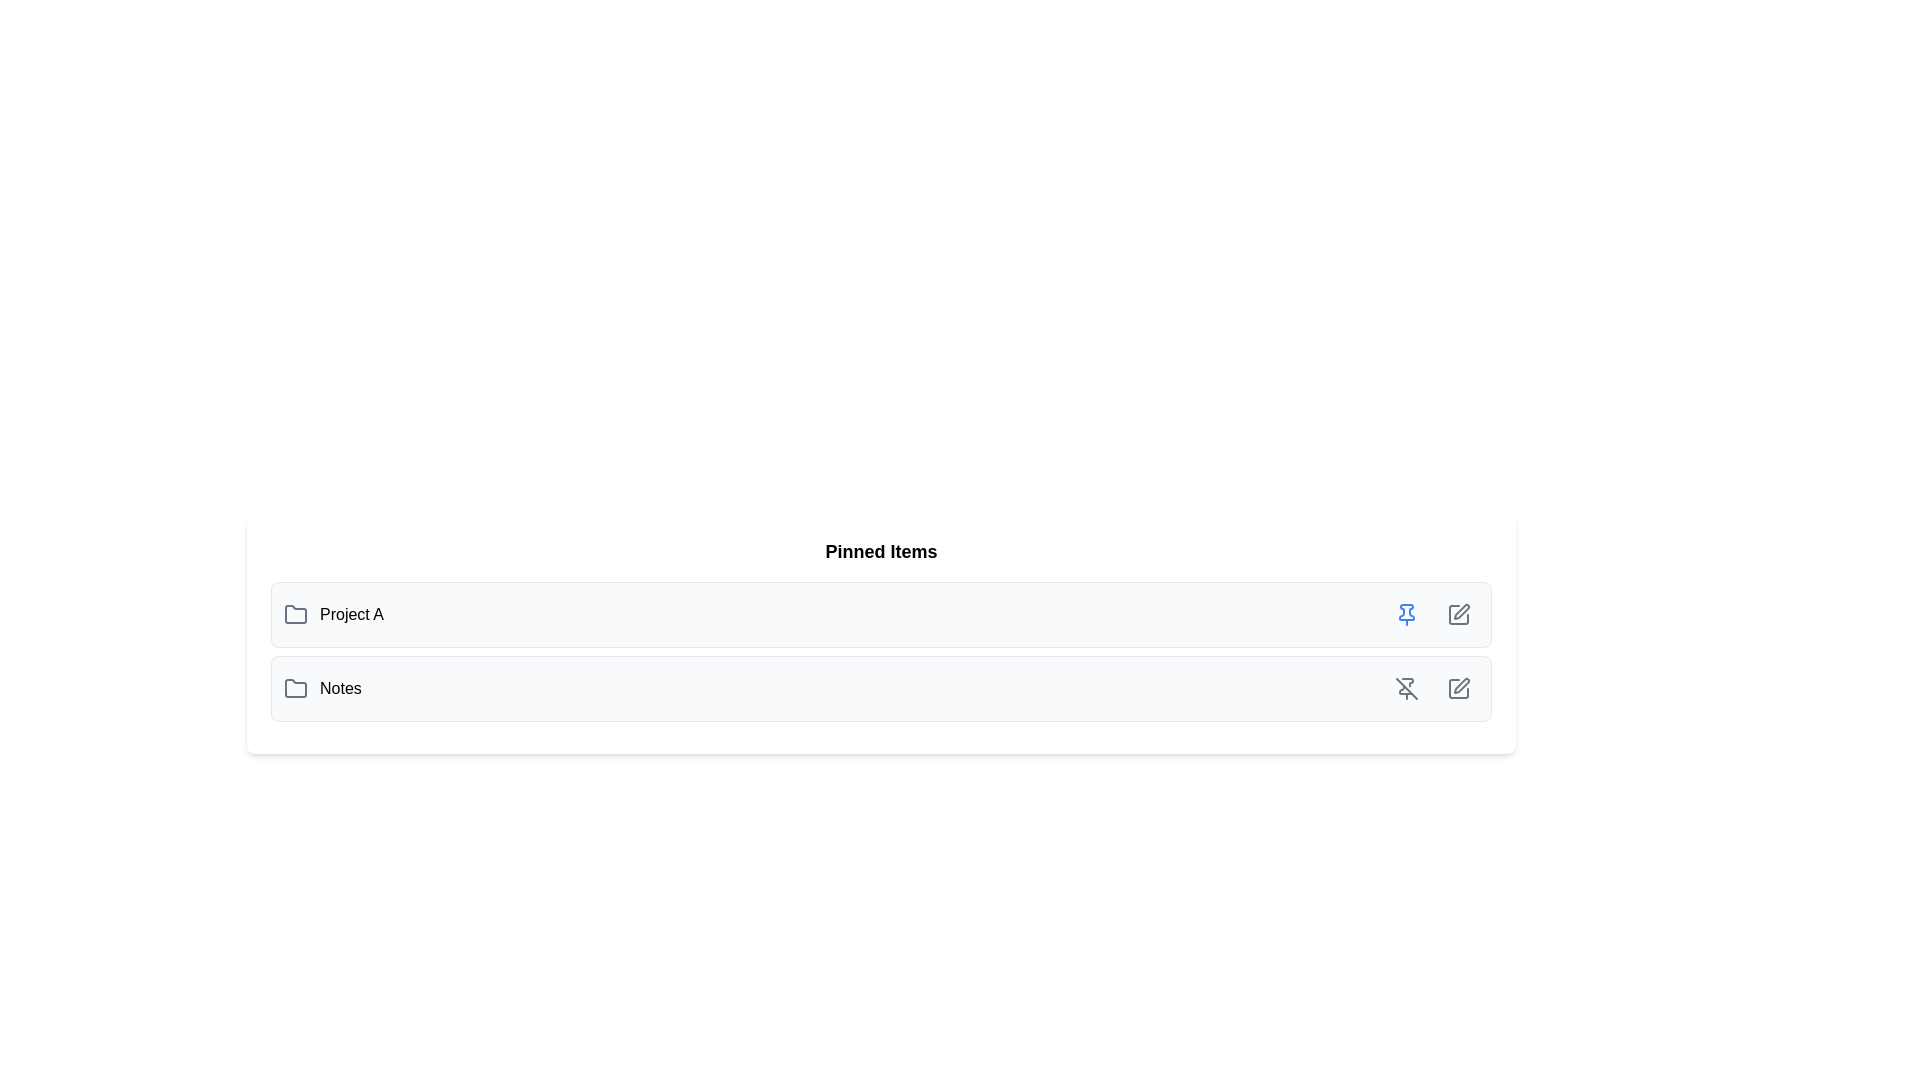 The width and height of the screenshot is (1920, 1080). What do you see at coordinates (1405, 613) in the screenshot?
I see `the pin icon located on the right side of the 'Project A' entry in the interface, which allows users to pin or unpin the associated item for priority` at bounding box center [1405, 613].